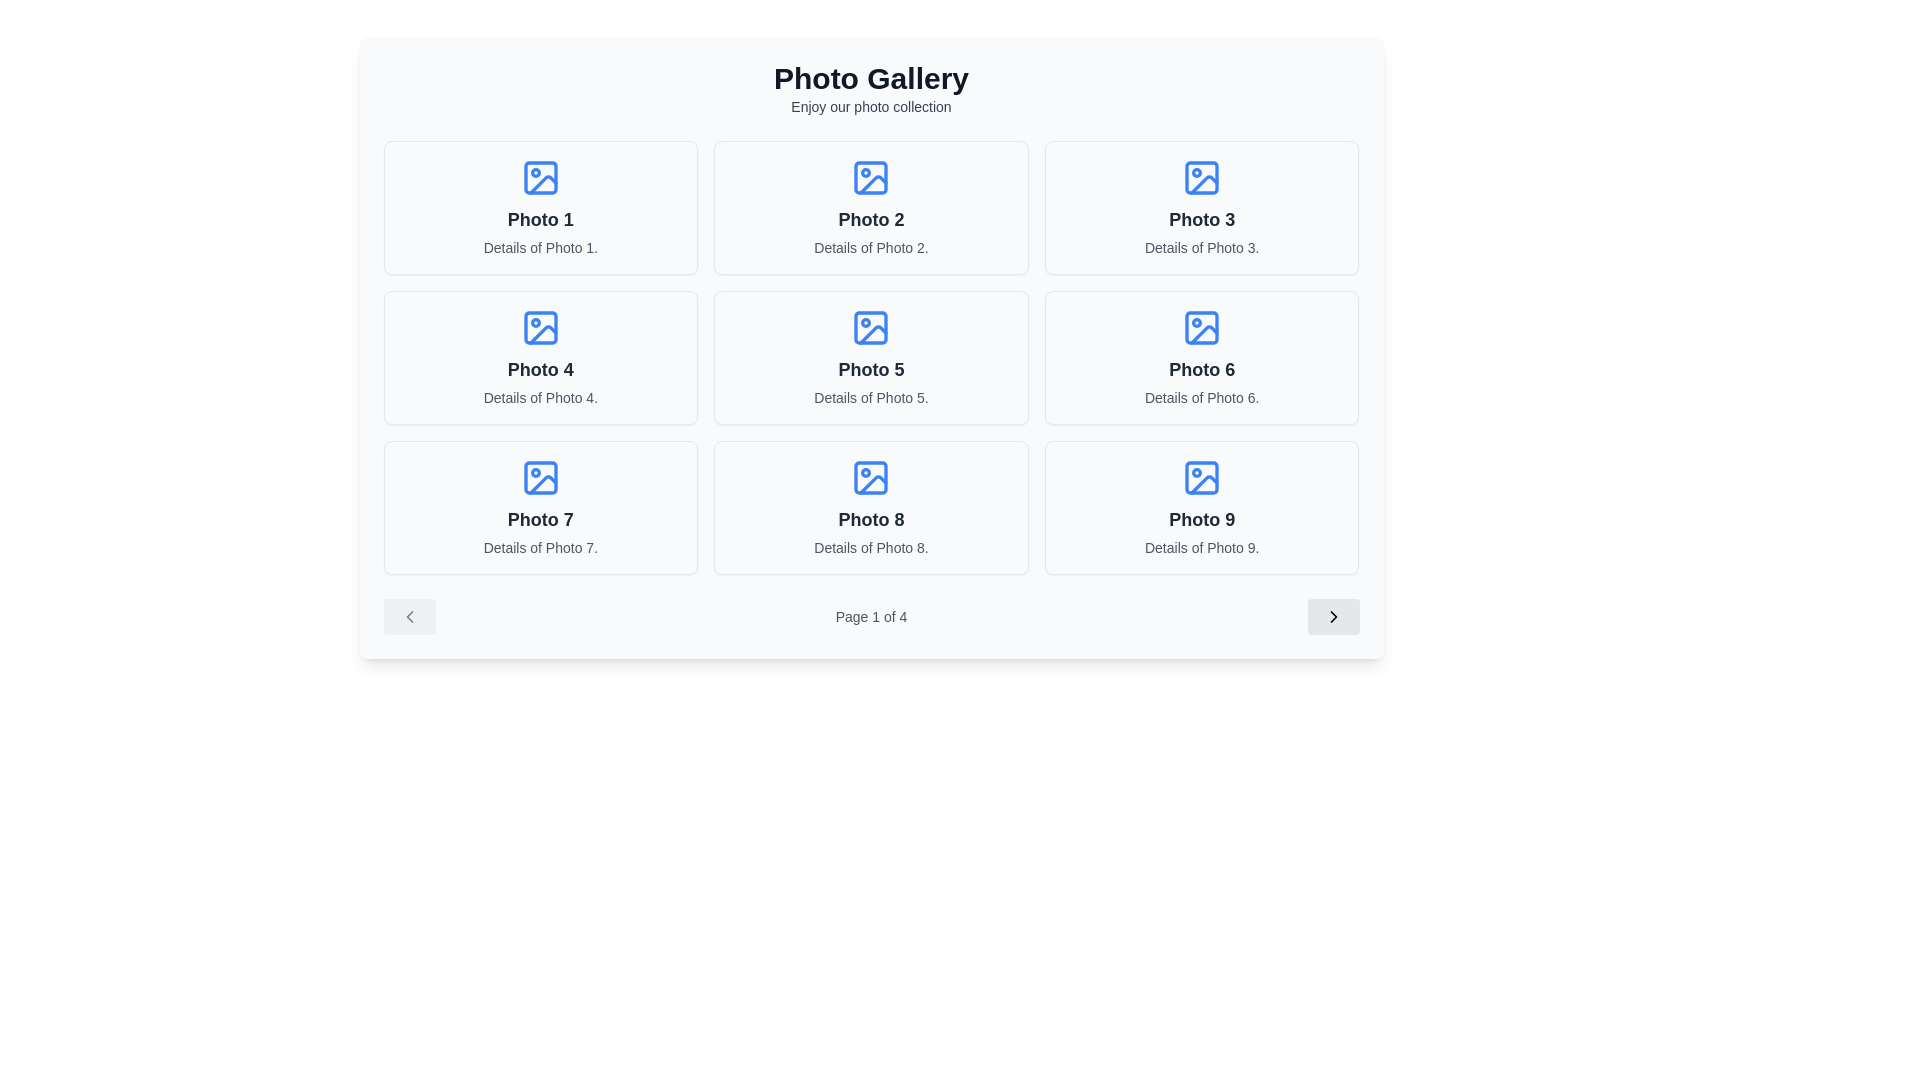 The image size is (1920, 1080). Describe the element at coordinates (871, 616) in the screenshot. I see `the text label displaying 'Page 1 of 4', which is centrally aligned between the left and right navigation arrows in the pagination layout` at that location.